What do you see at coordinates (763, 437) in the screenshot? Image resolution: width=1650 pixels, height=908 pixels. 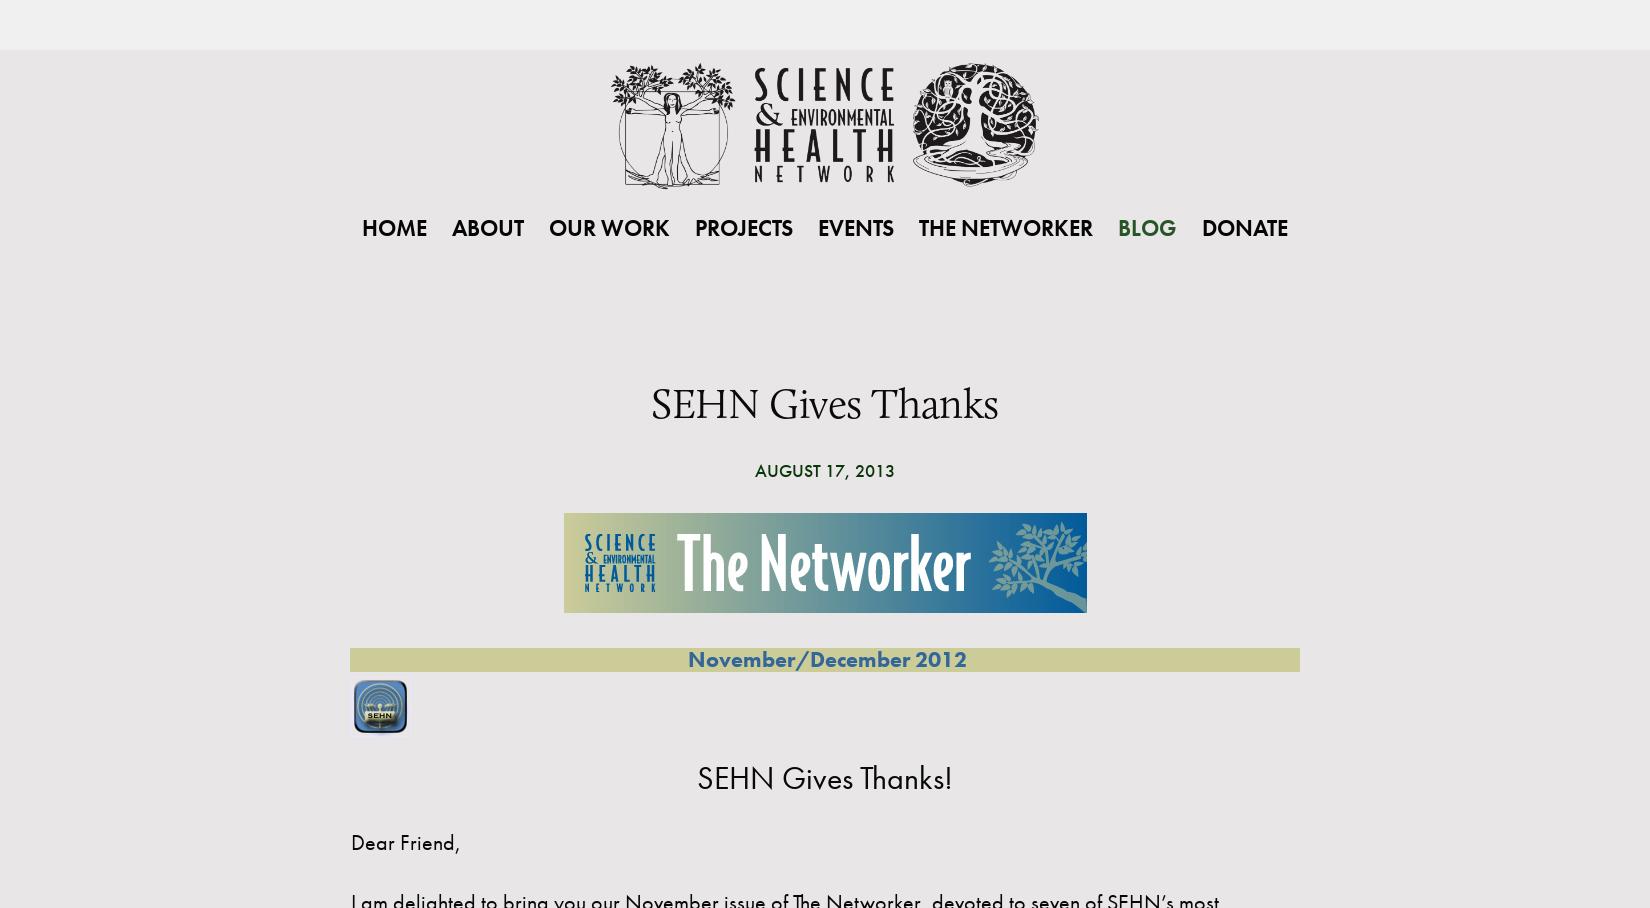 I see `'Guardianship of Future Generations'` at bounding box center [763, 437].